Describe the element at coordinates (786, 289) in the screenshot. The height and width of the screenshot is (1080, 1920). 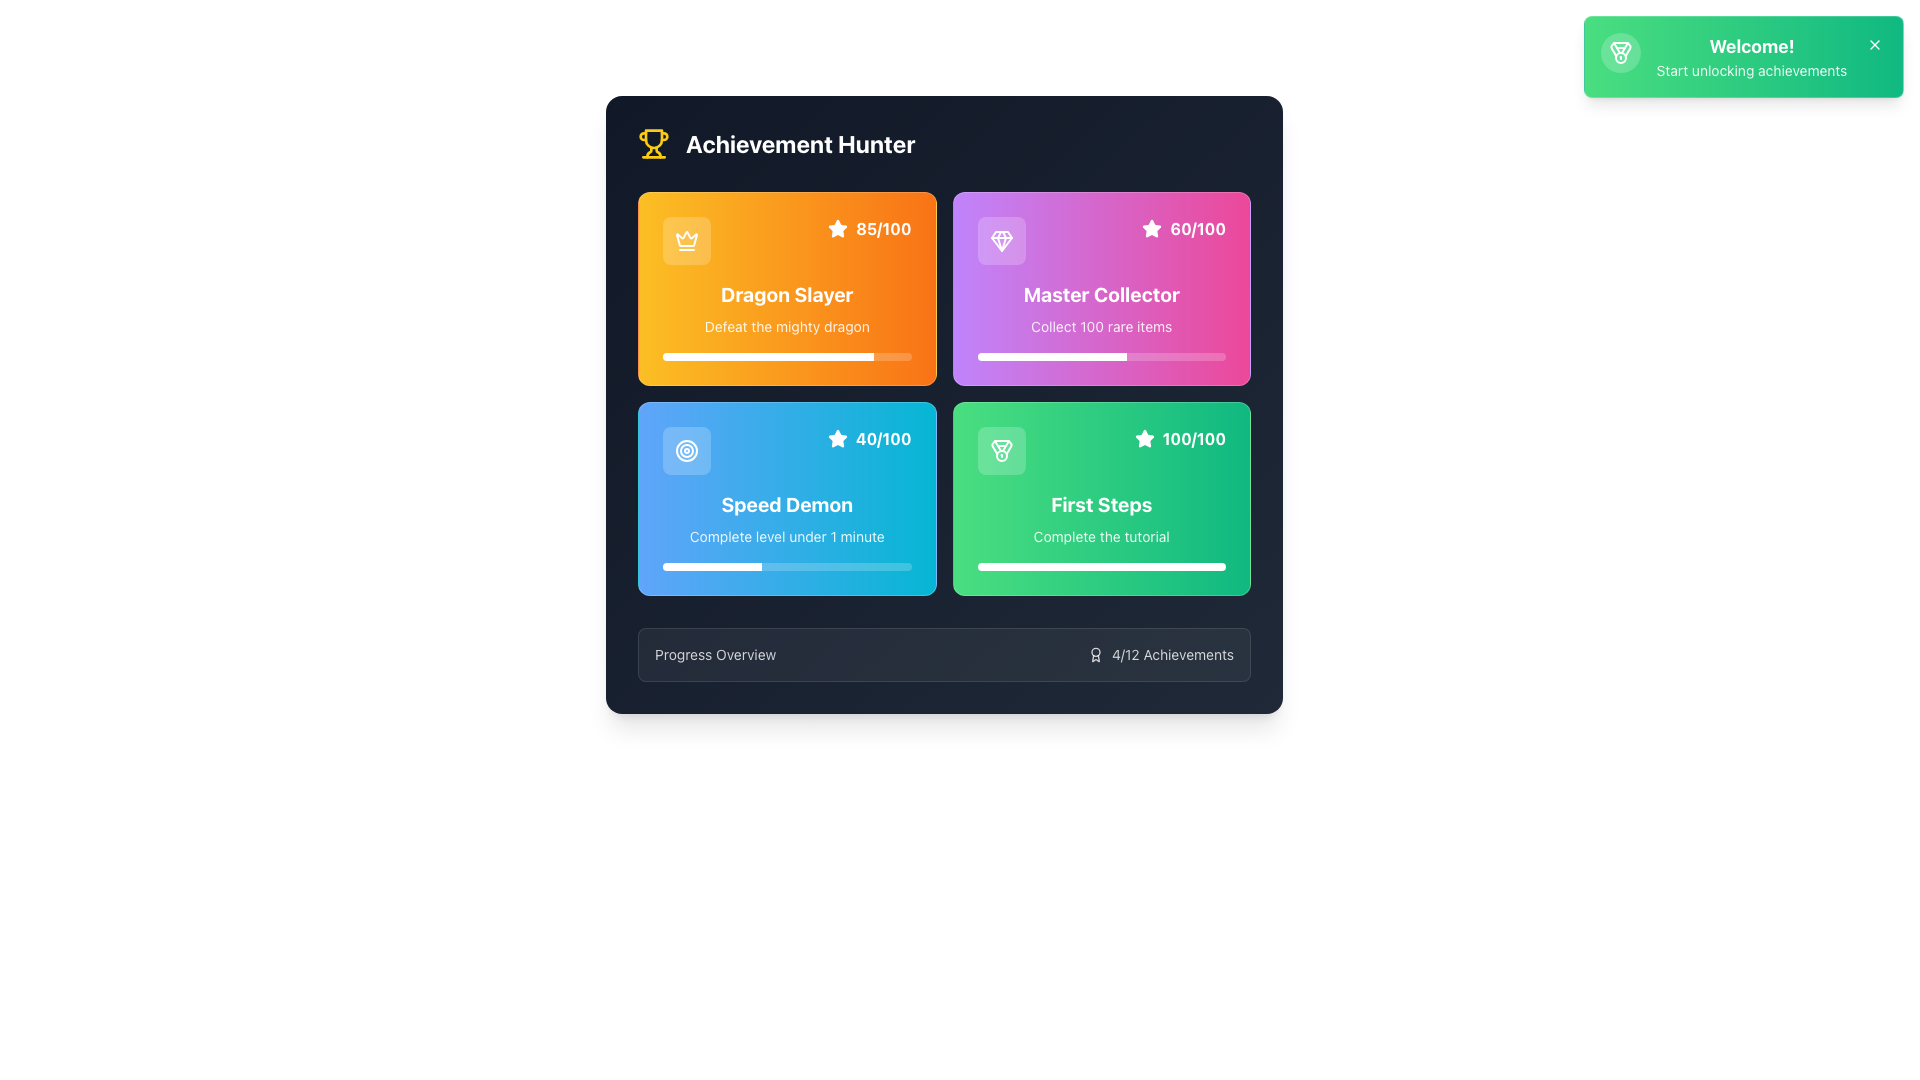
I see `the Achievement card with a crown icon at the top-left corner, displaying '85/100' and 'Dragon Slayer' text` at that location.